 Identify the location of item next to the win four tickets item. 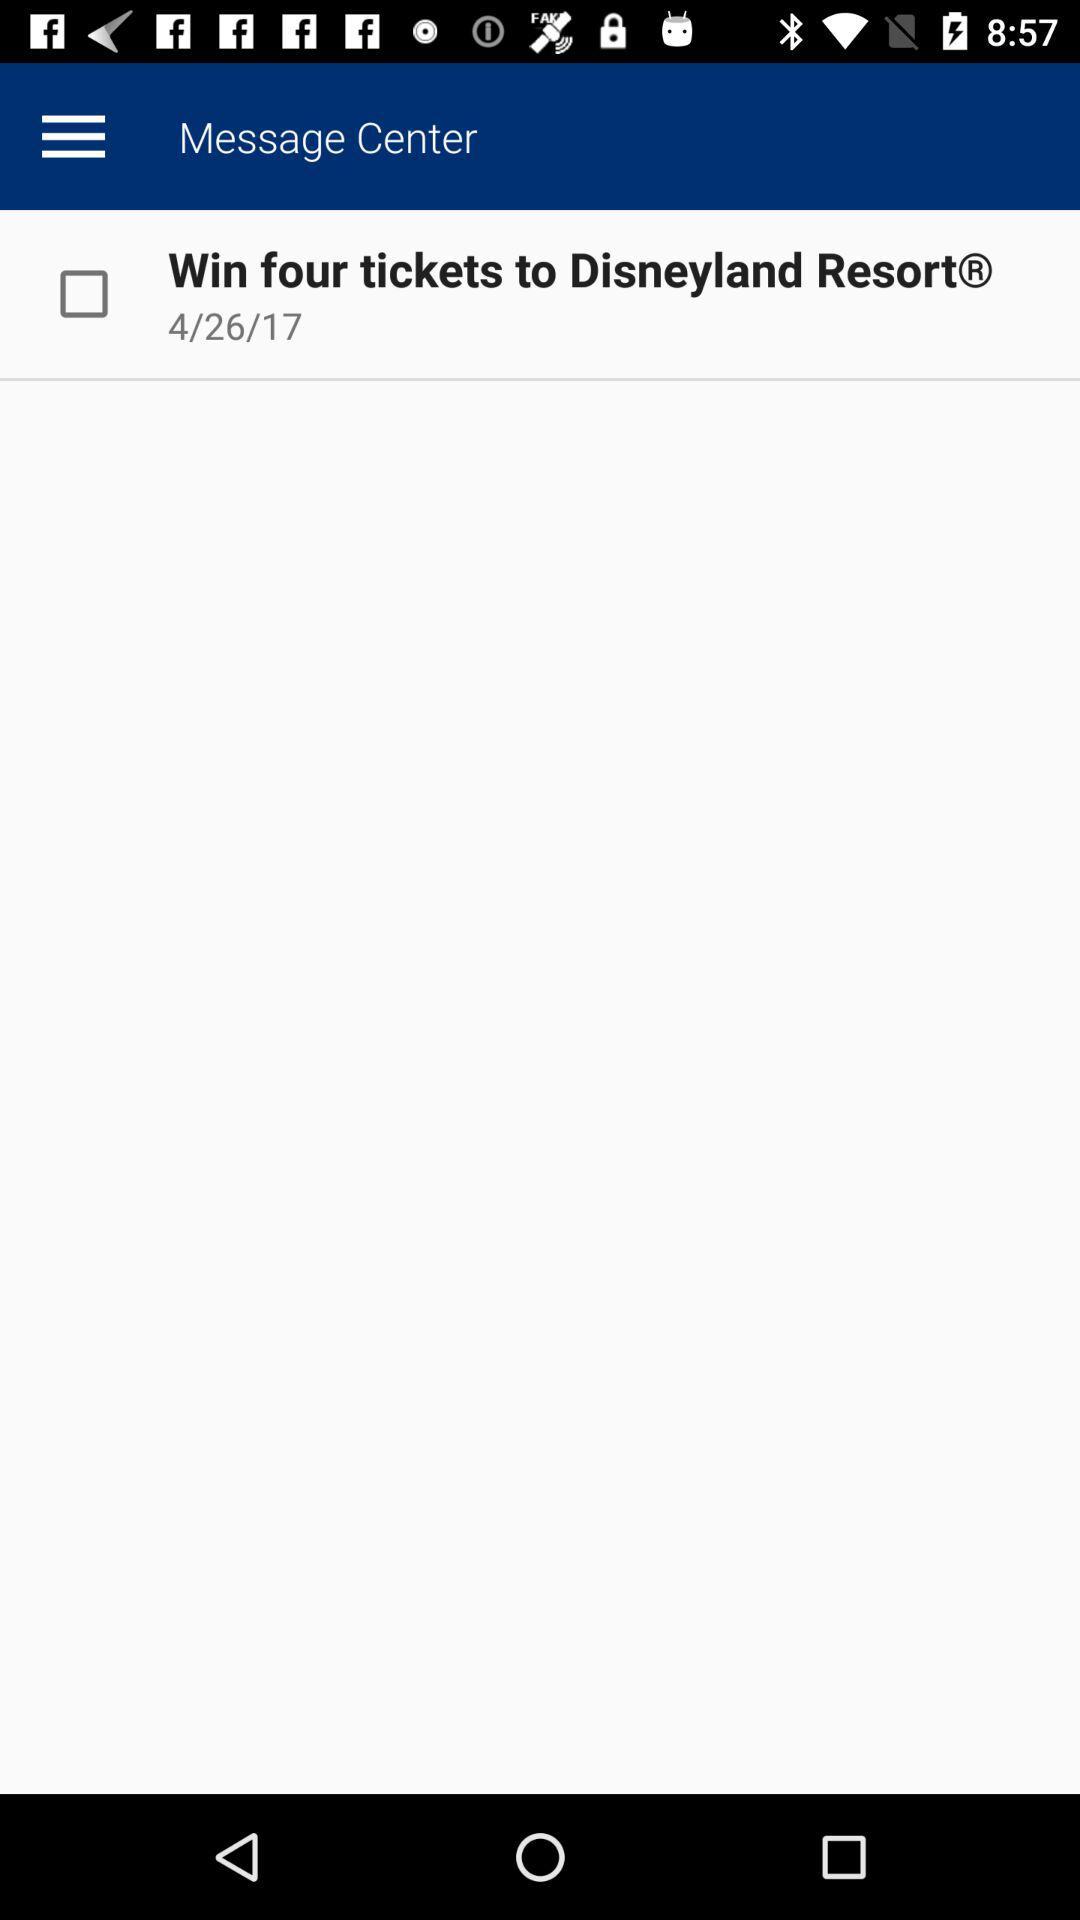
(104, 292).